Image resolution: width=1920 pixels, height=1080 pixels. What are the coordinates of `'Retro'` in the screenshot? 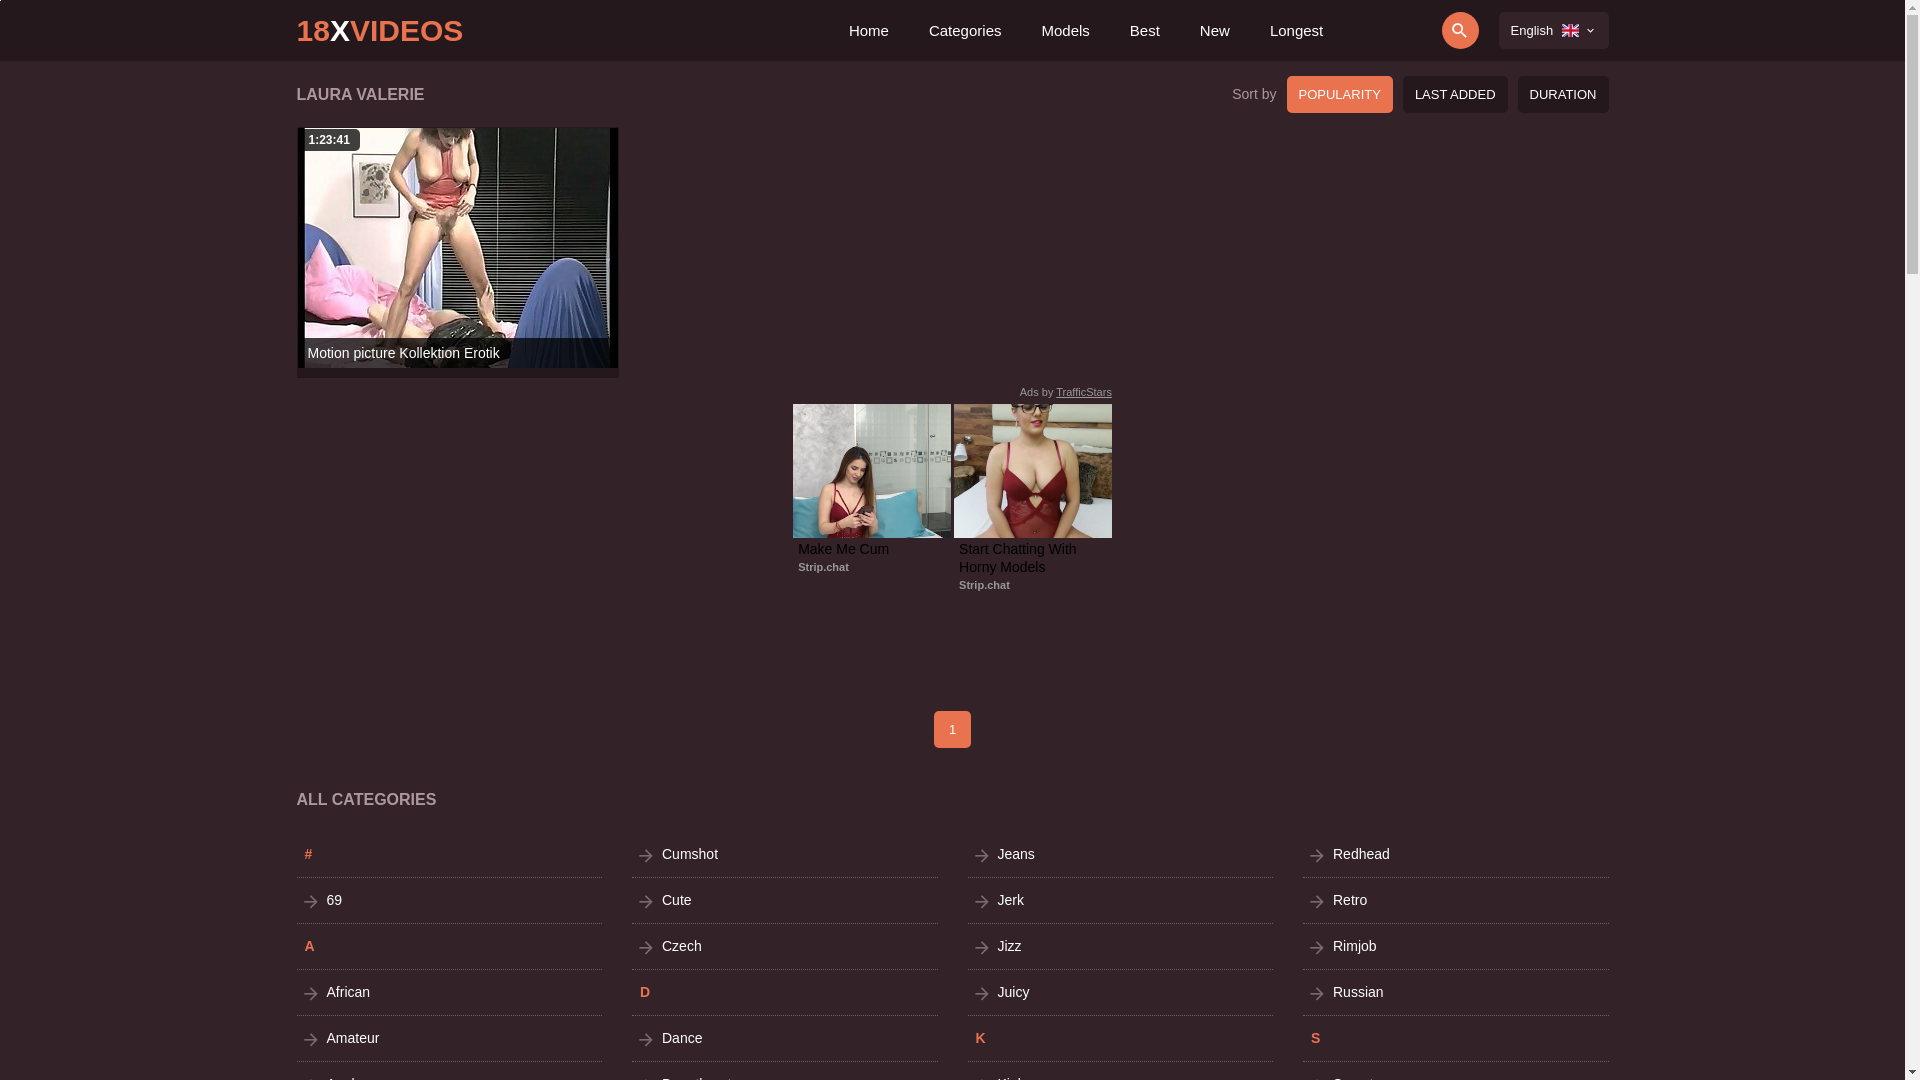 It's located at (1455, 900).